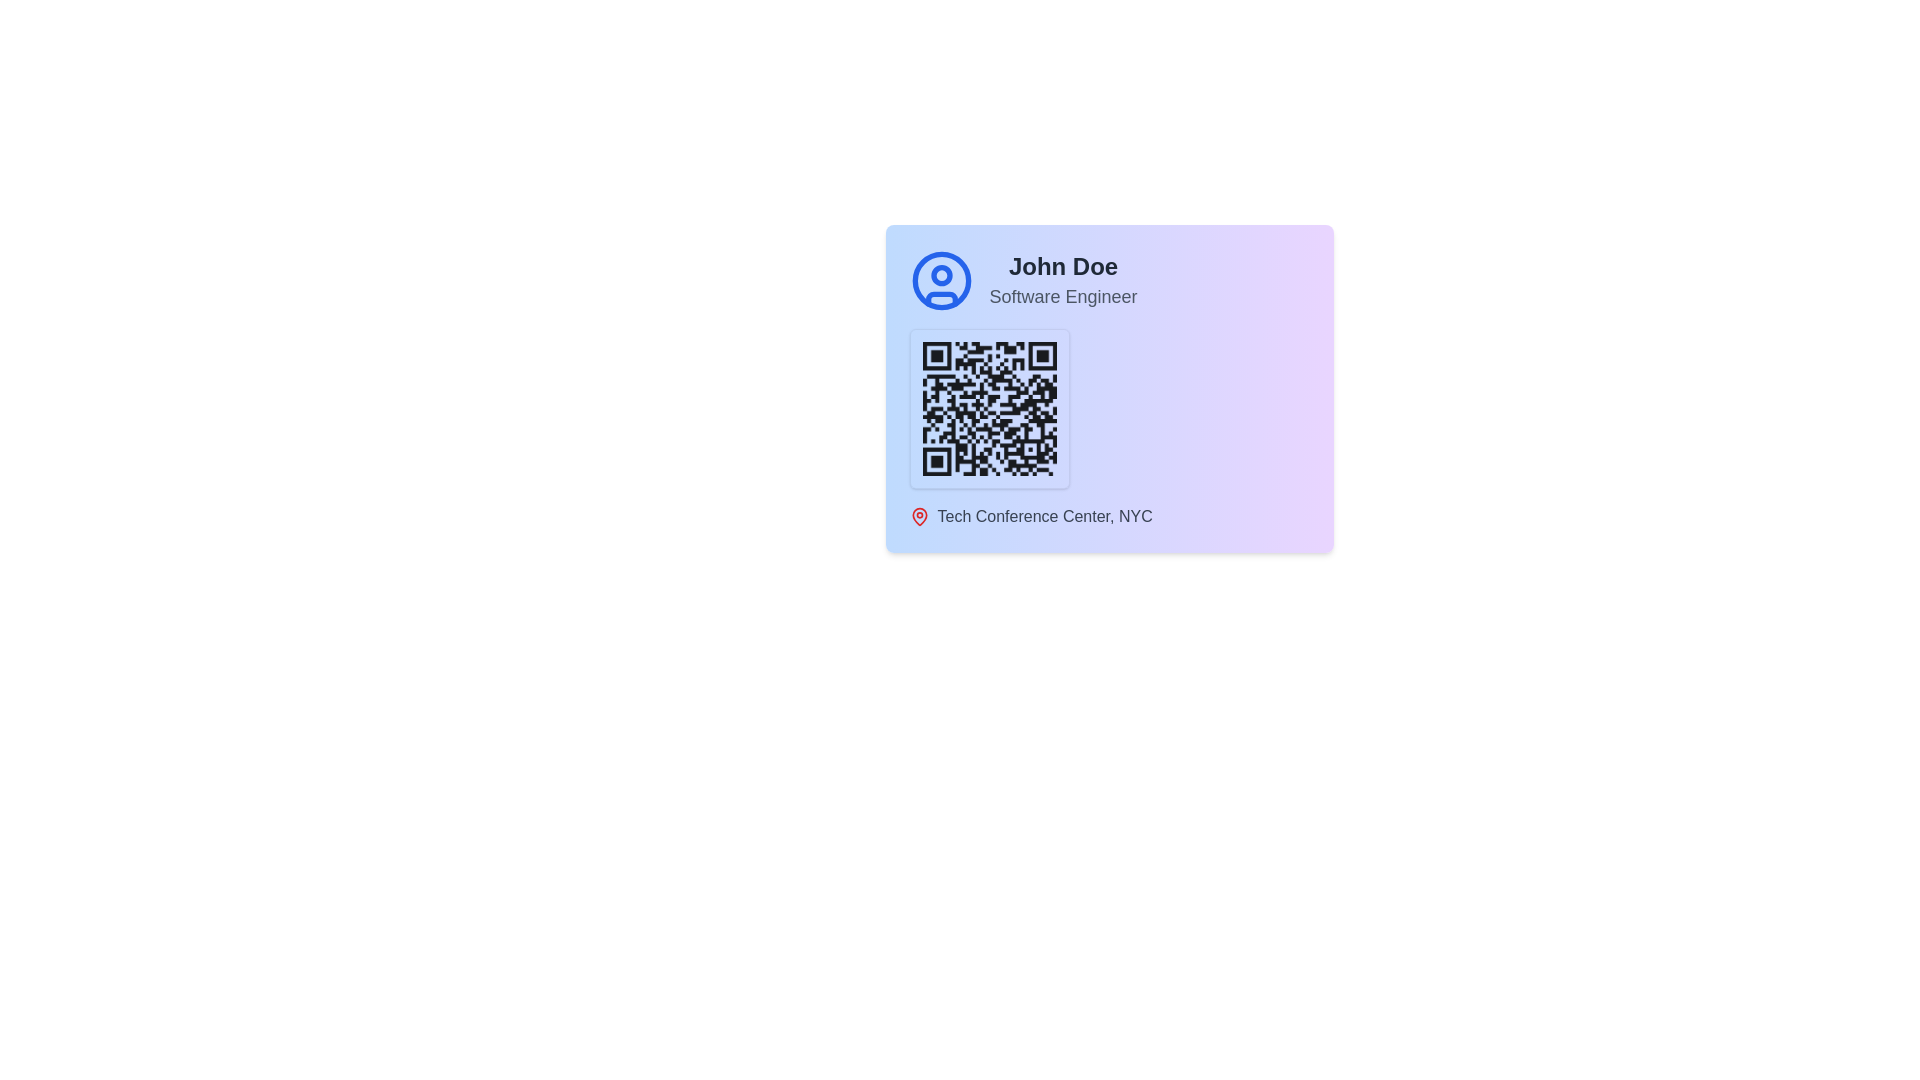  Describe the element at coordinates (940, 275) in the screenshot. I see `the inner circular element of the user profile icon, which has a blue outline on a white background, located in the upper-left section of the card next to 'John Doe, Software Engineer'` at that location.